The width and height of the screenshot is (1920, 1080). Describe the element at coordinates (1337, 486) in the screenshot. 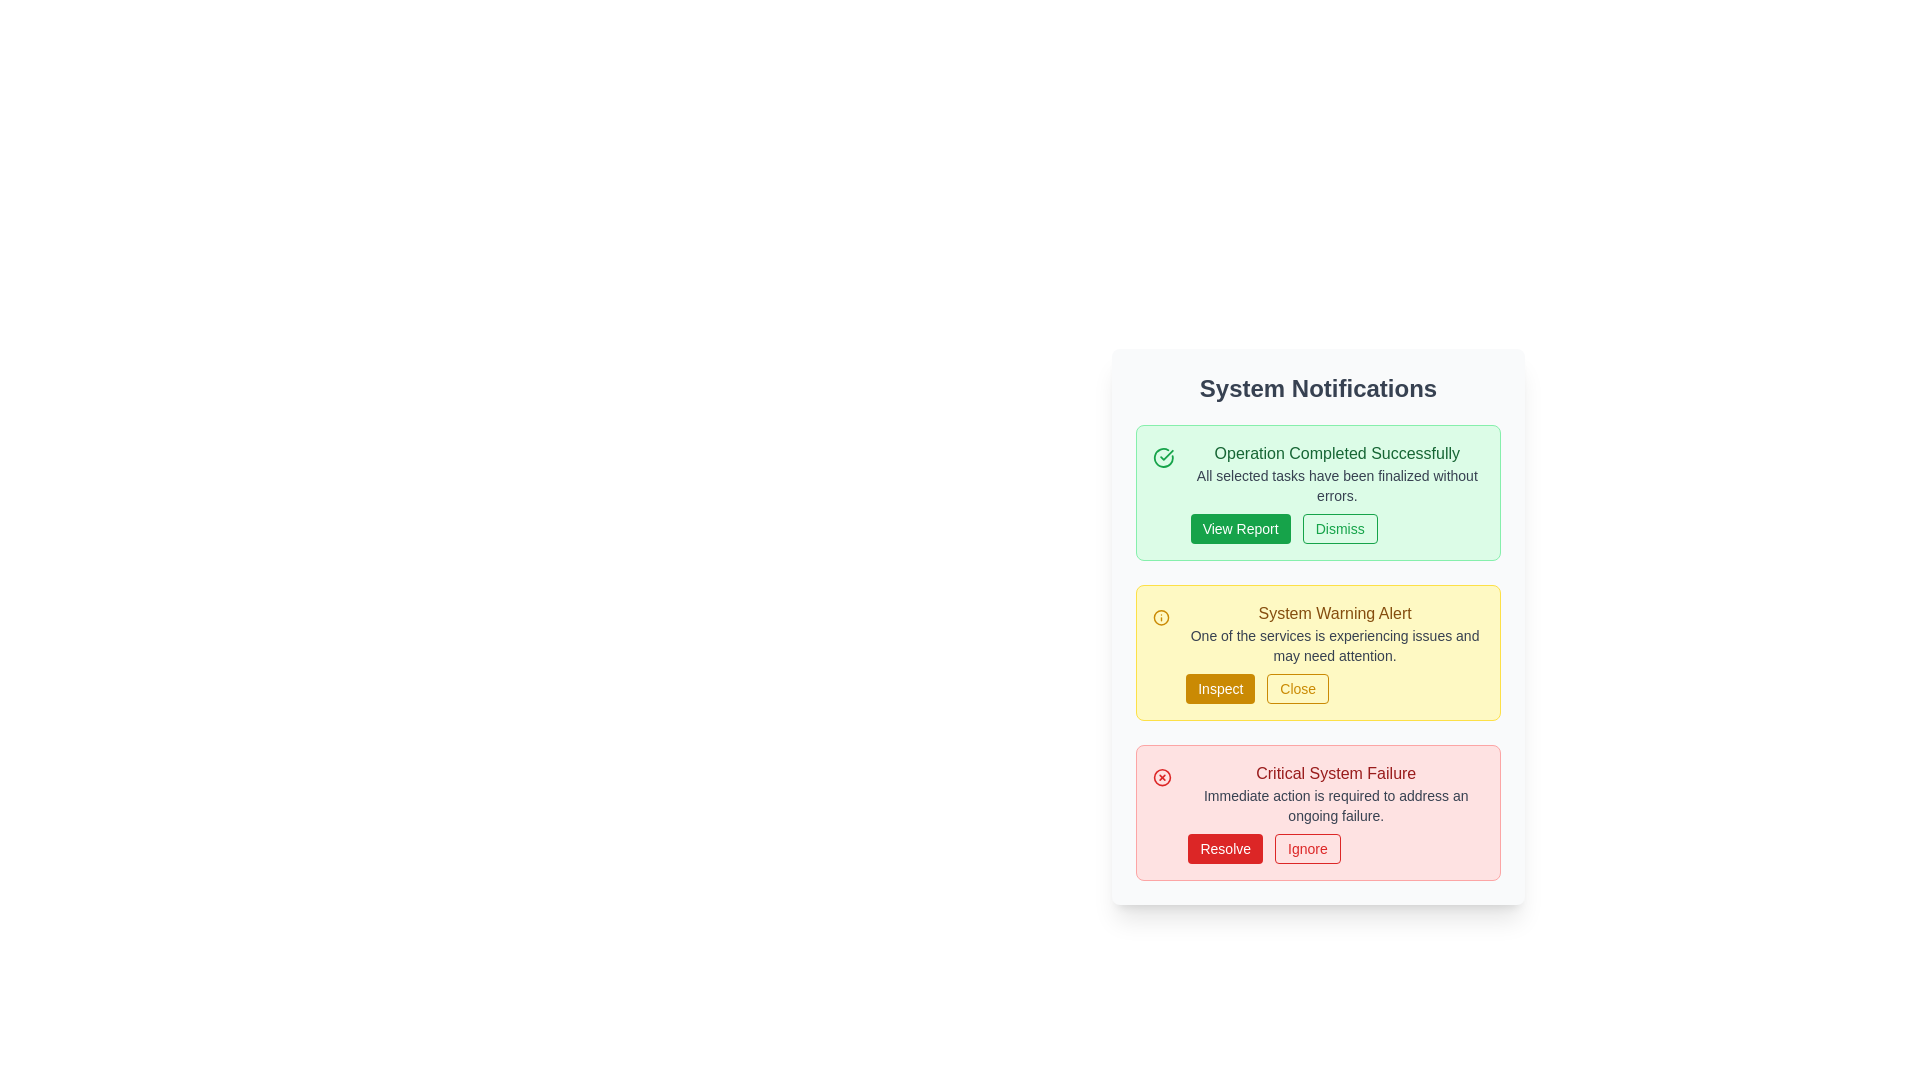

I see `status text displayed in the label located within the green background box labeled 'Operation Completed Successfully', which is centrally positioned above the 'View Report' and 'Dismiss' buttons` at that location.